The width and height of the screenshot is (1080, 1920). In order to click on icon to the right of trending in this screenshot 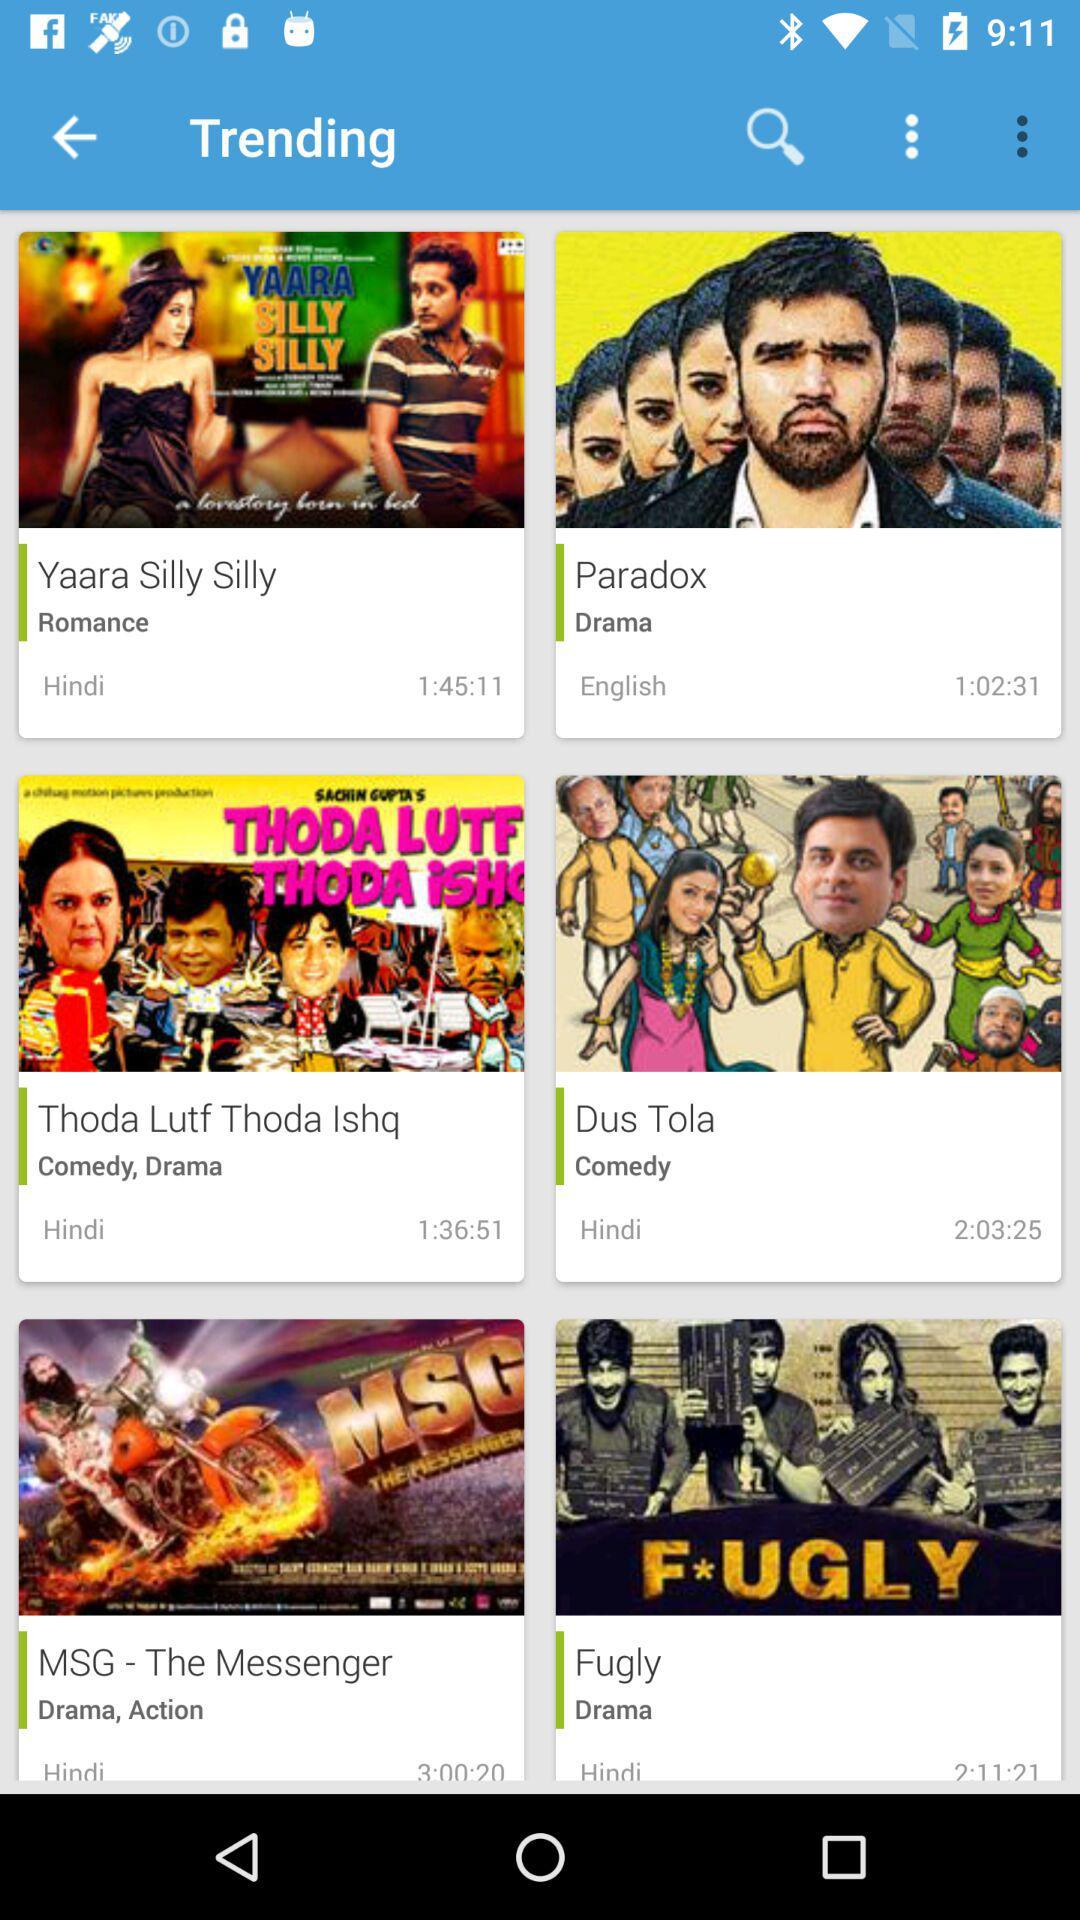, I will do `click(774, 135)`.